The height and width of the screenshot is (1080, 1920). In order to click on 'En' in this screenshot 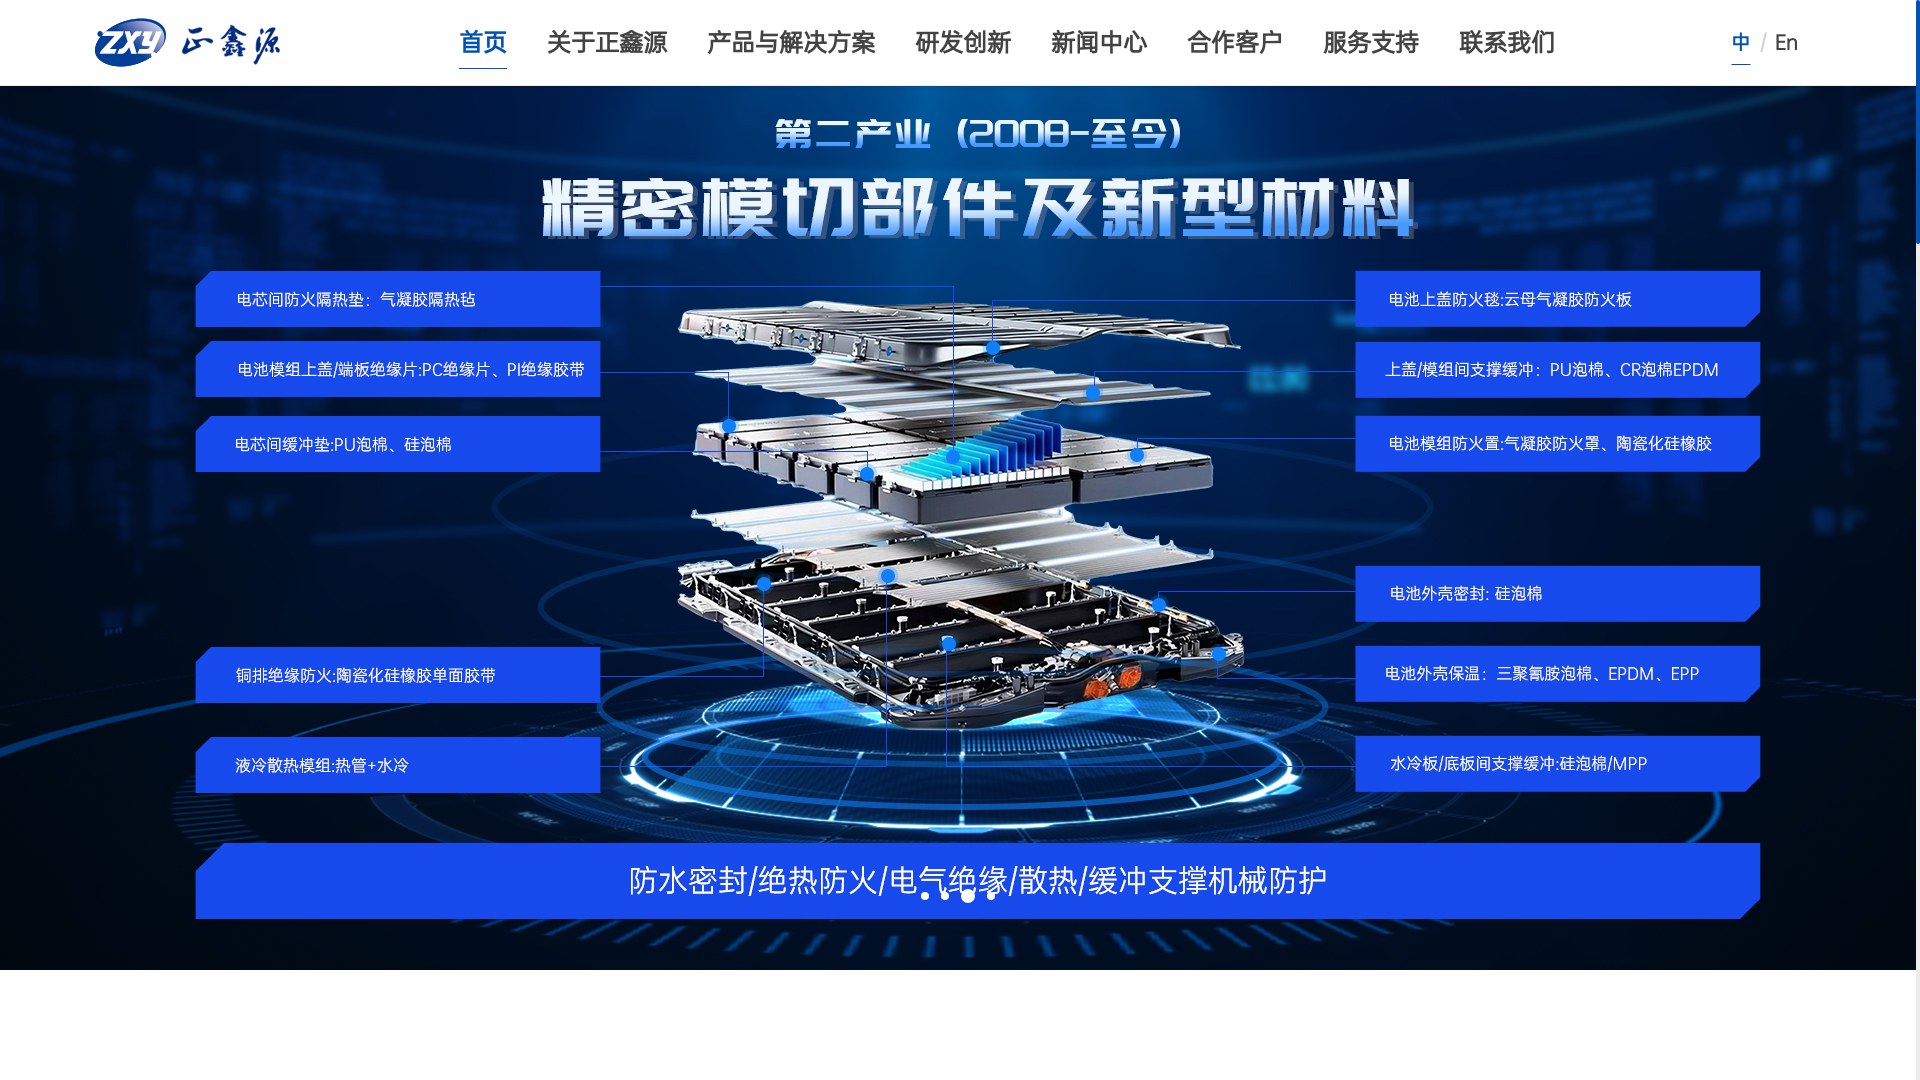, I will do `click(1786, 42)`.